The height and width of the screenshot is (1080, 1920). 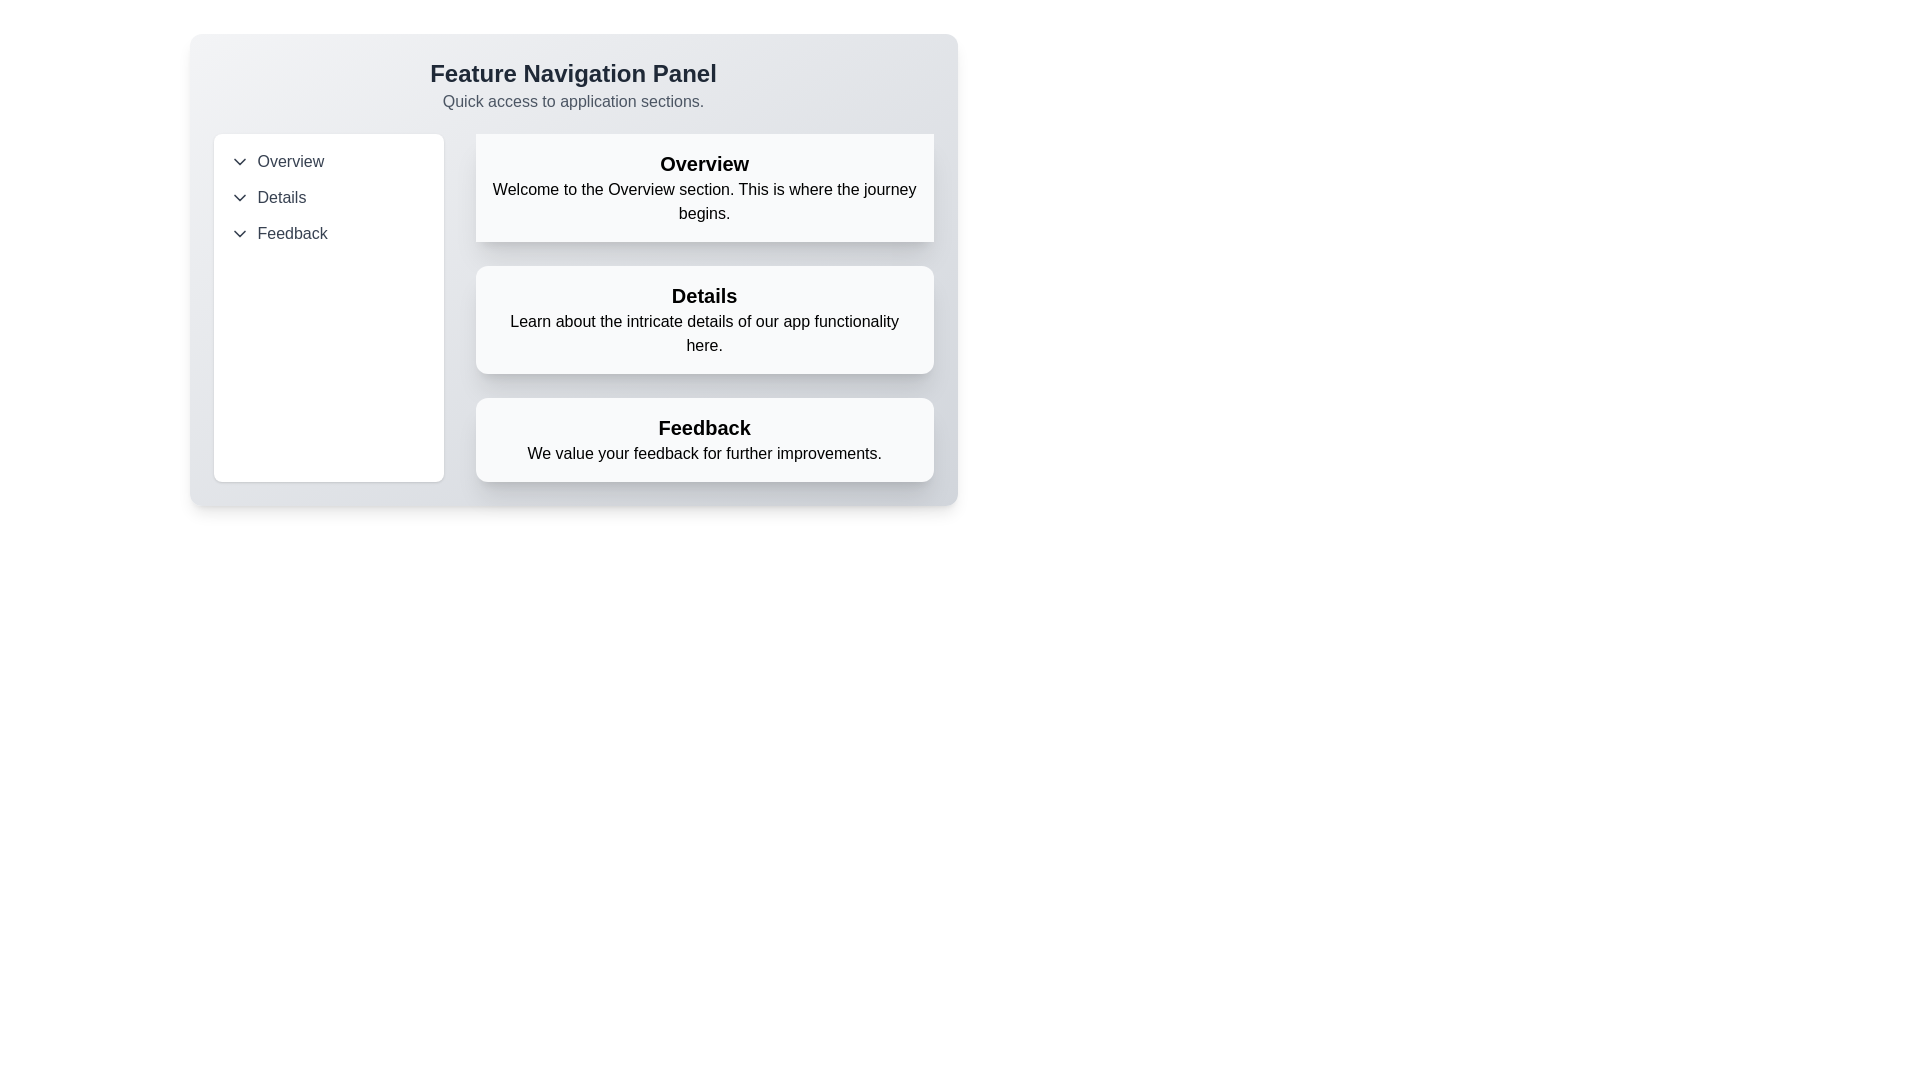 What do you see at coordinates (239, 233) in the screenshot?
I see `the downward-pointing chevron icon located next` at bounding box center [239, 233].